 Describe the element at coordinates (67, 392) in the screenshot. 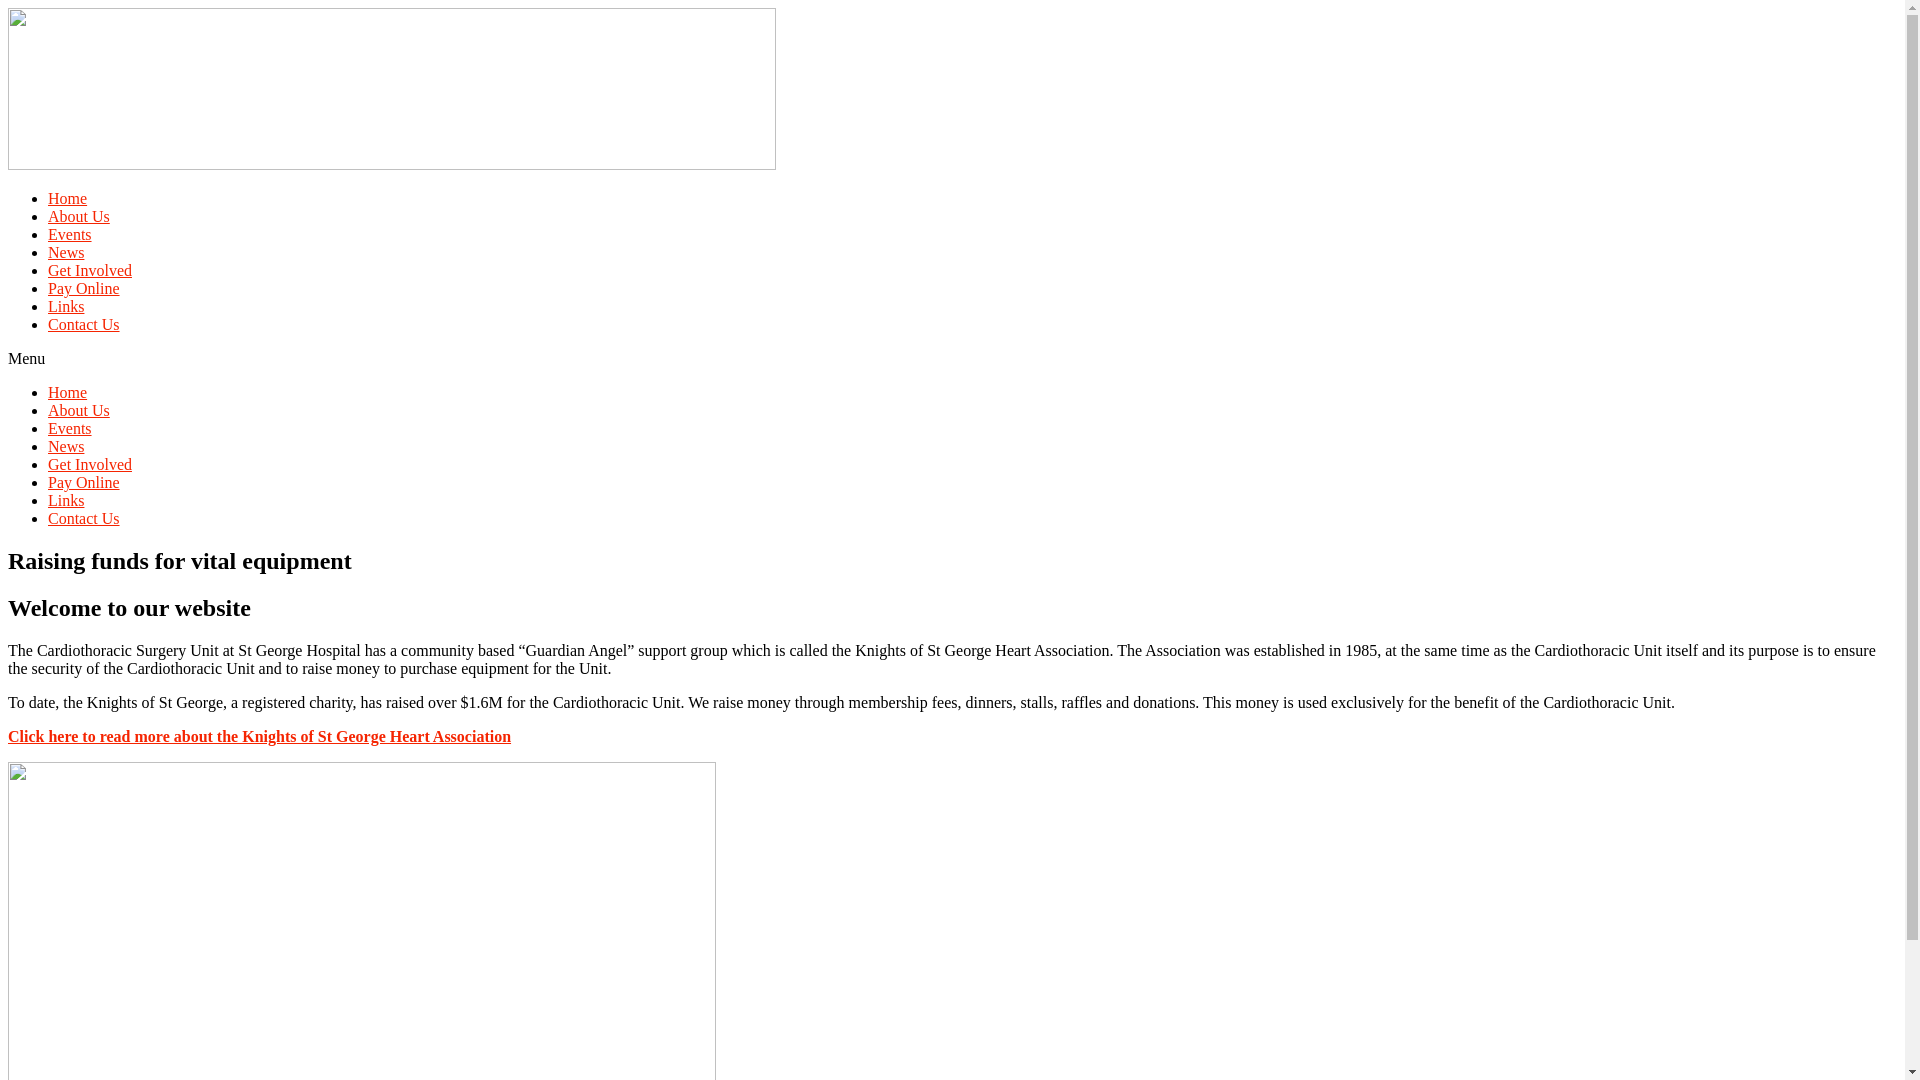

I see `'Home'` at that location.